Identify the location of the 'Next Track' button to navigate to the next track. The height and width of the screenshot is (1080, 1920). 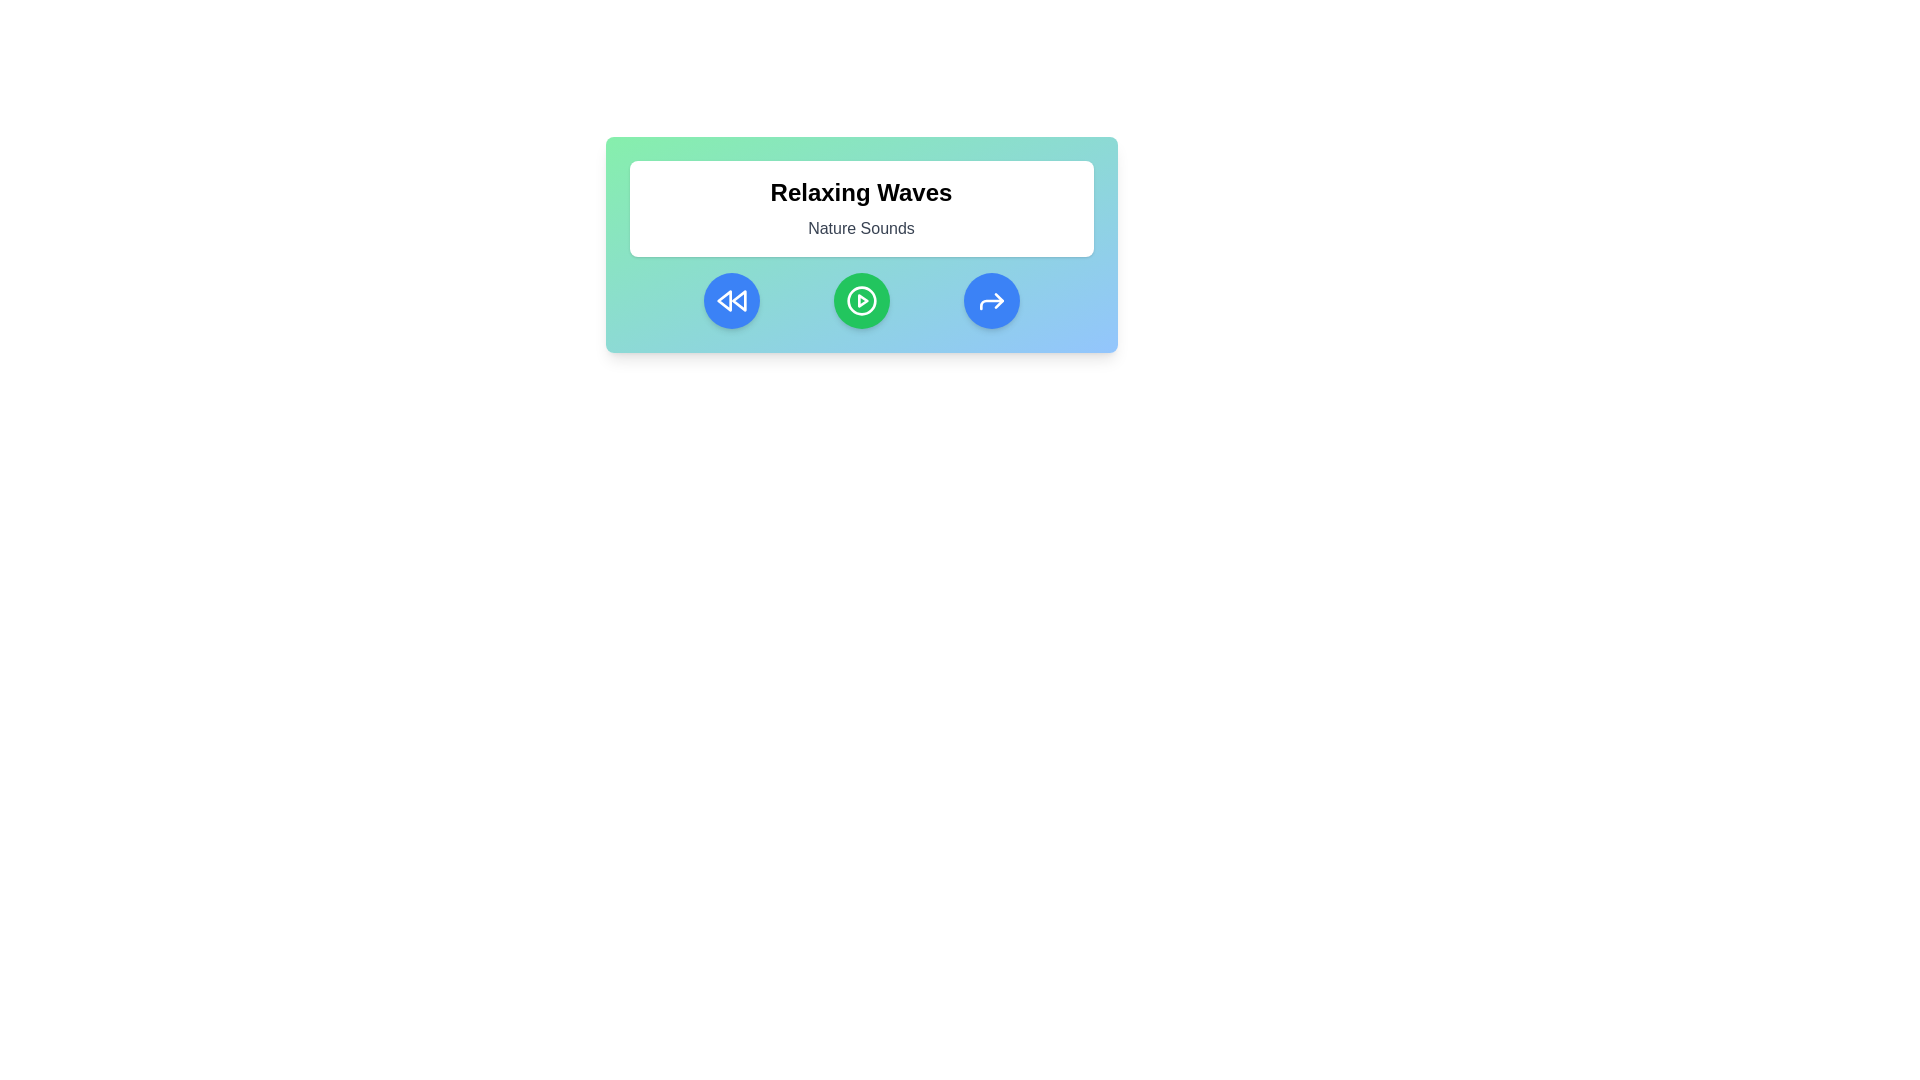
(991, 300).